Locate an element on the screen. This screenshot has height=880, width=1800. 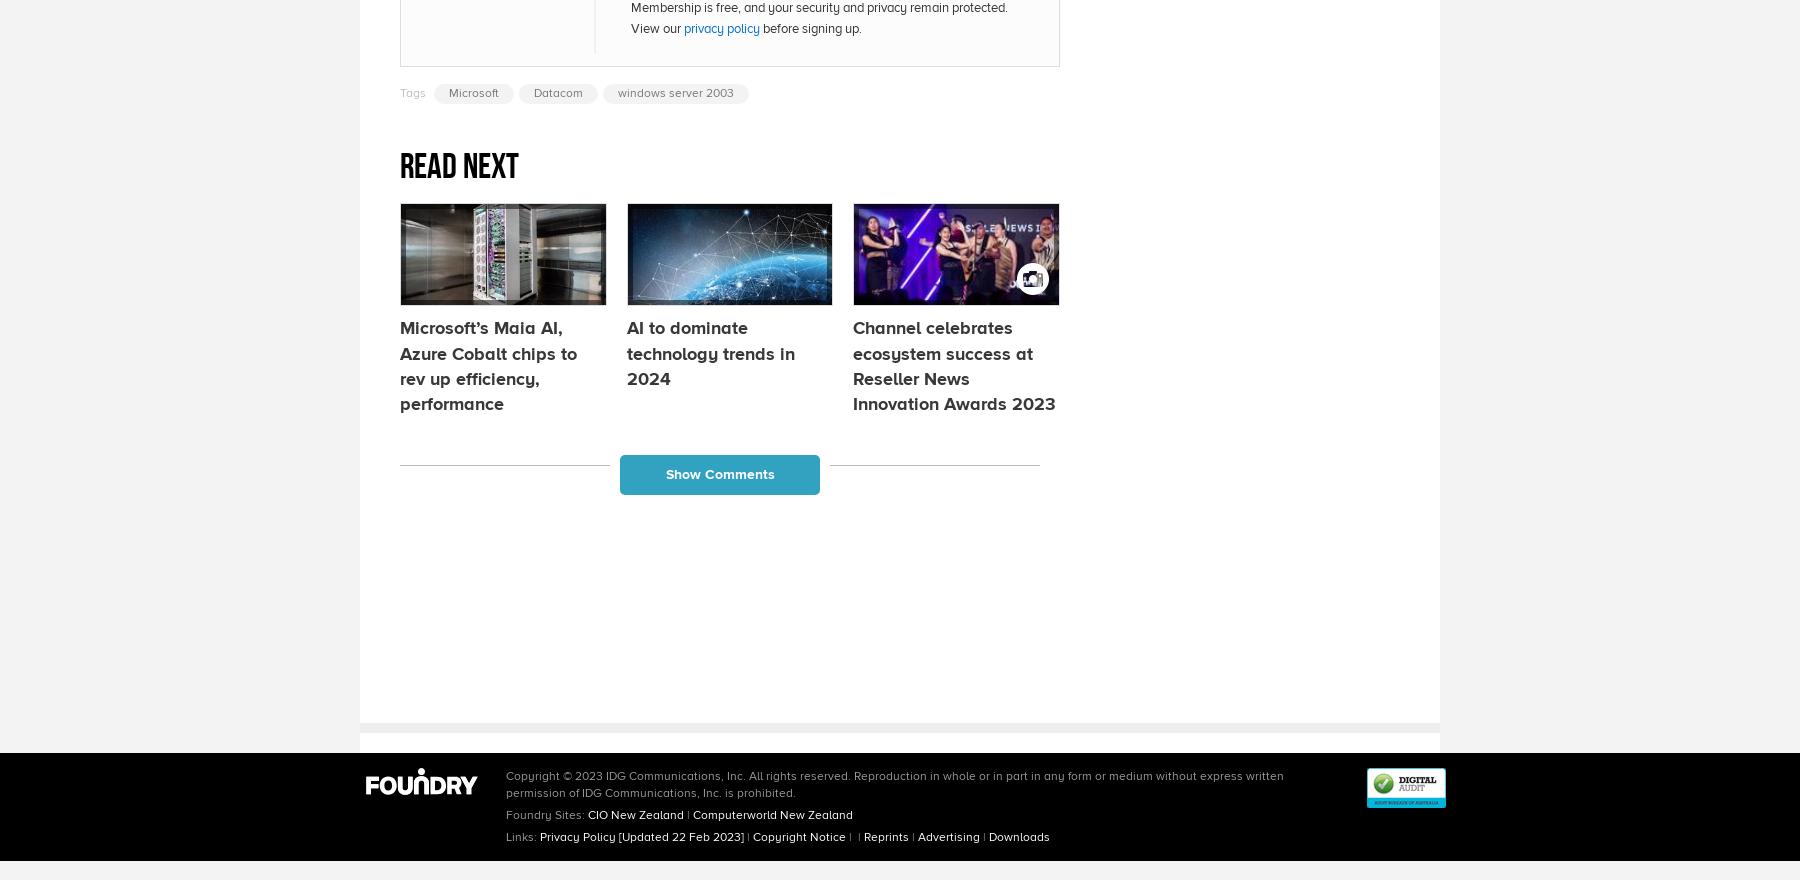
'Foundry Sites:' is located at coordinates (546, 813).